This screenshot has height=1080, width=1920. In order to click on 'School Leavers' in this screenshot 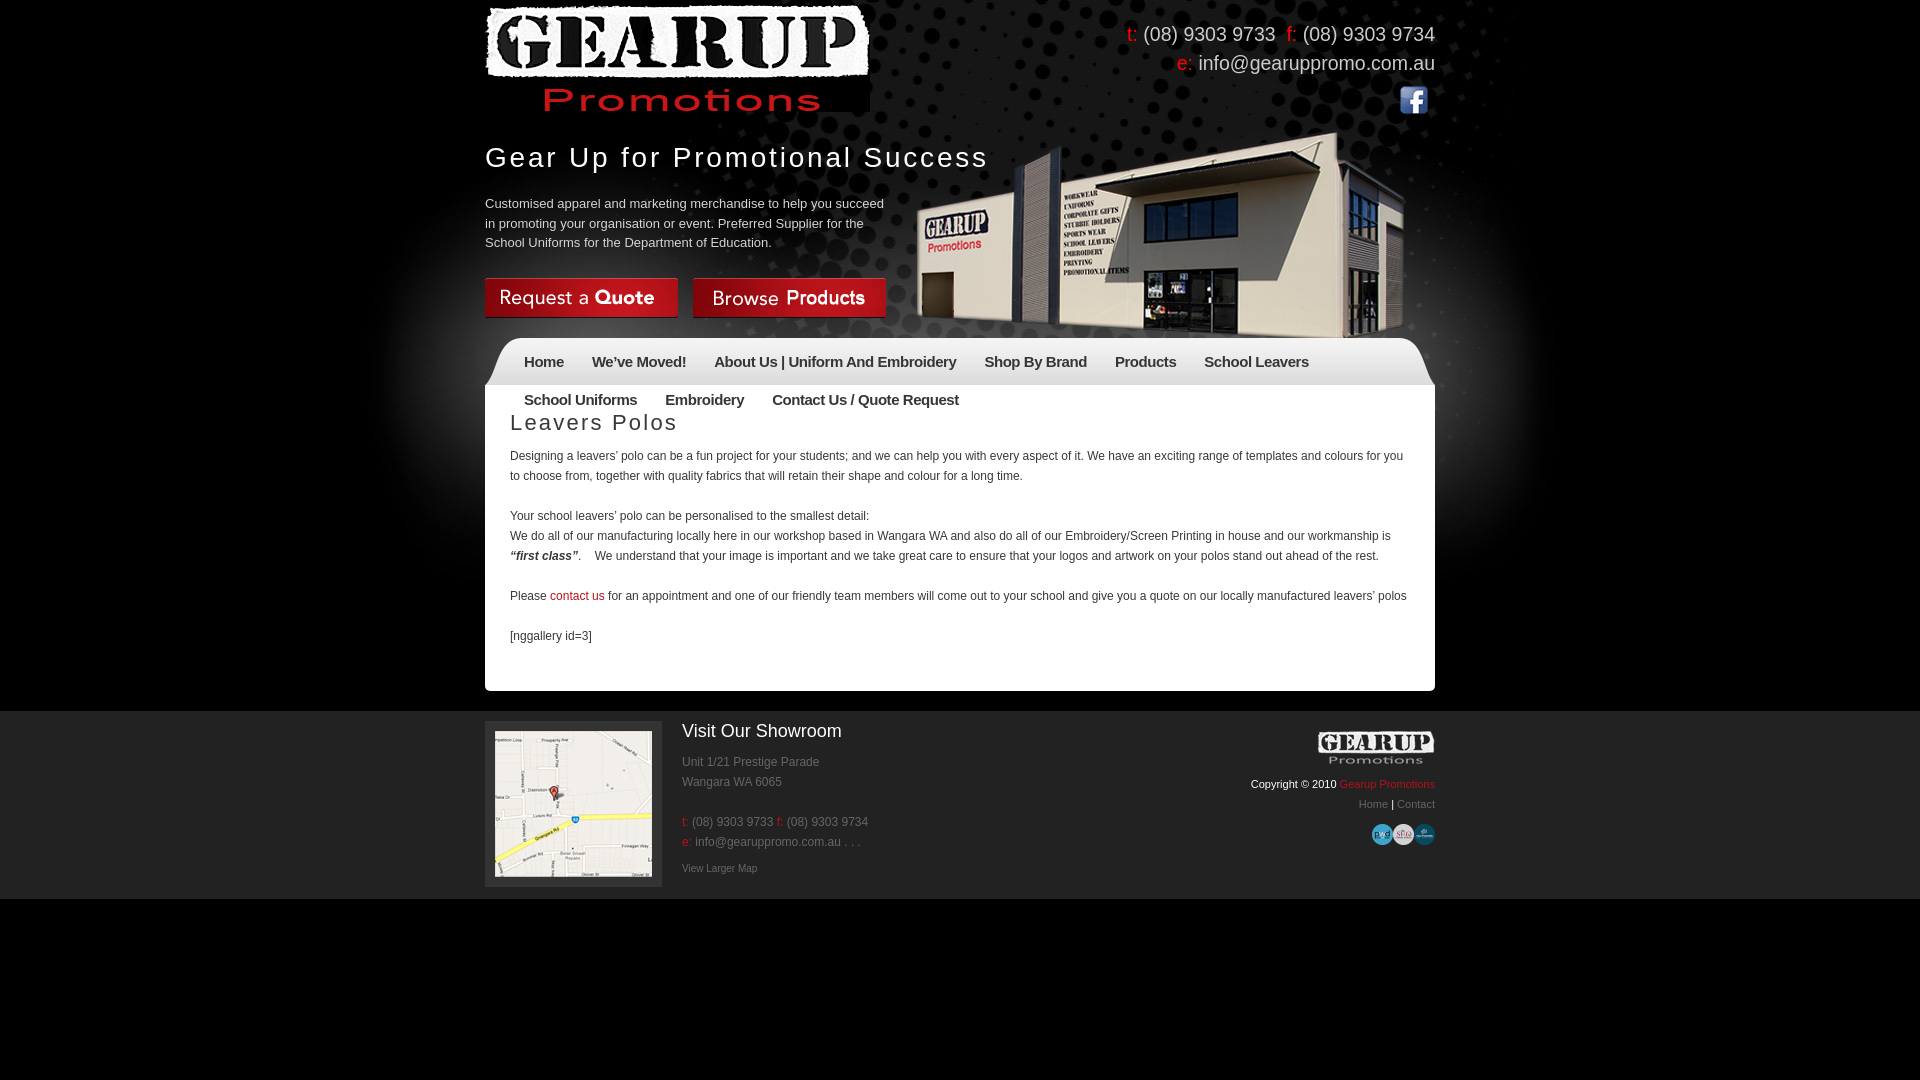, I will do `click(1255, 365)`.